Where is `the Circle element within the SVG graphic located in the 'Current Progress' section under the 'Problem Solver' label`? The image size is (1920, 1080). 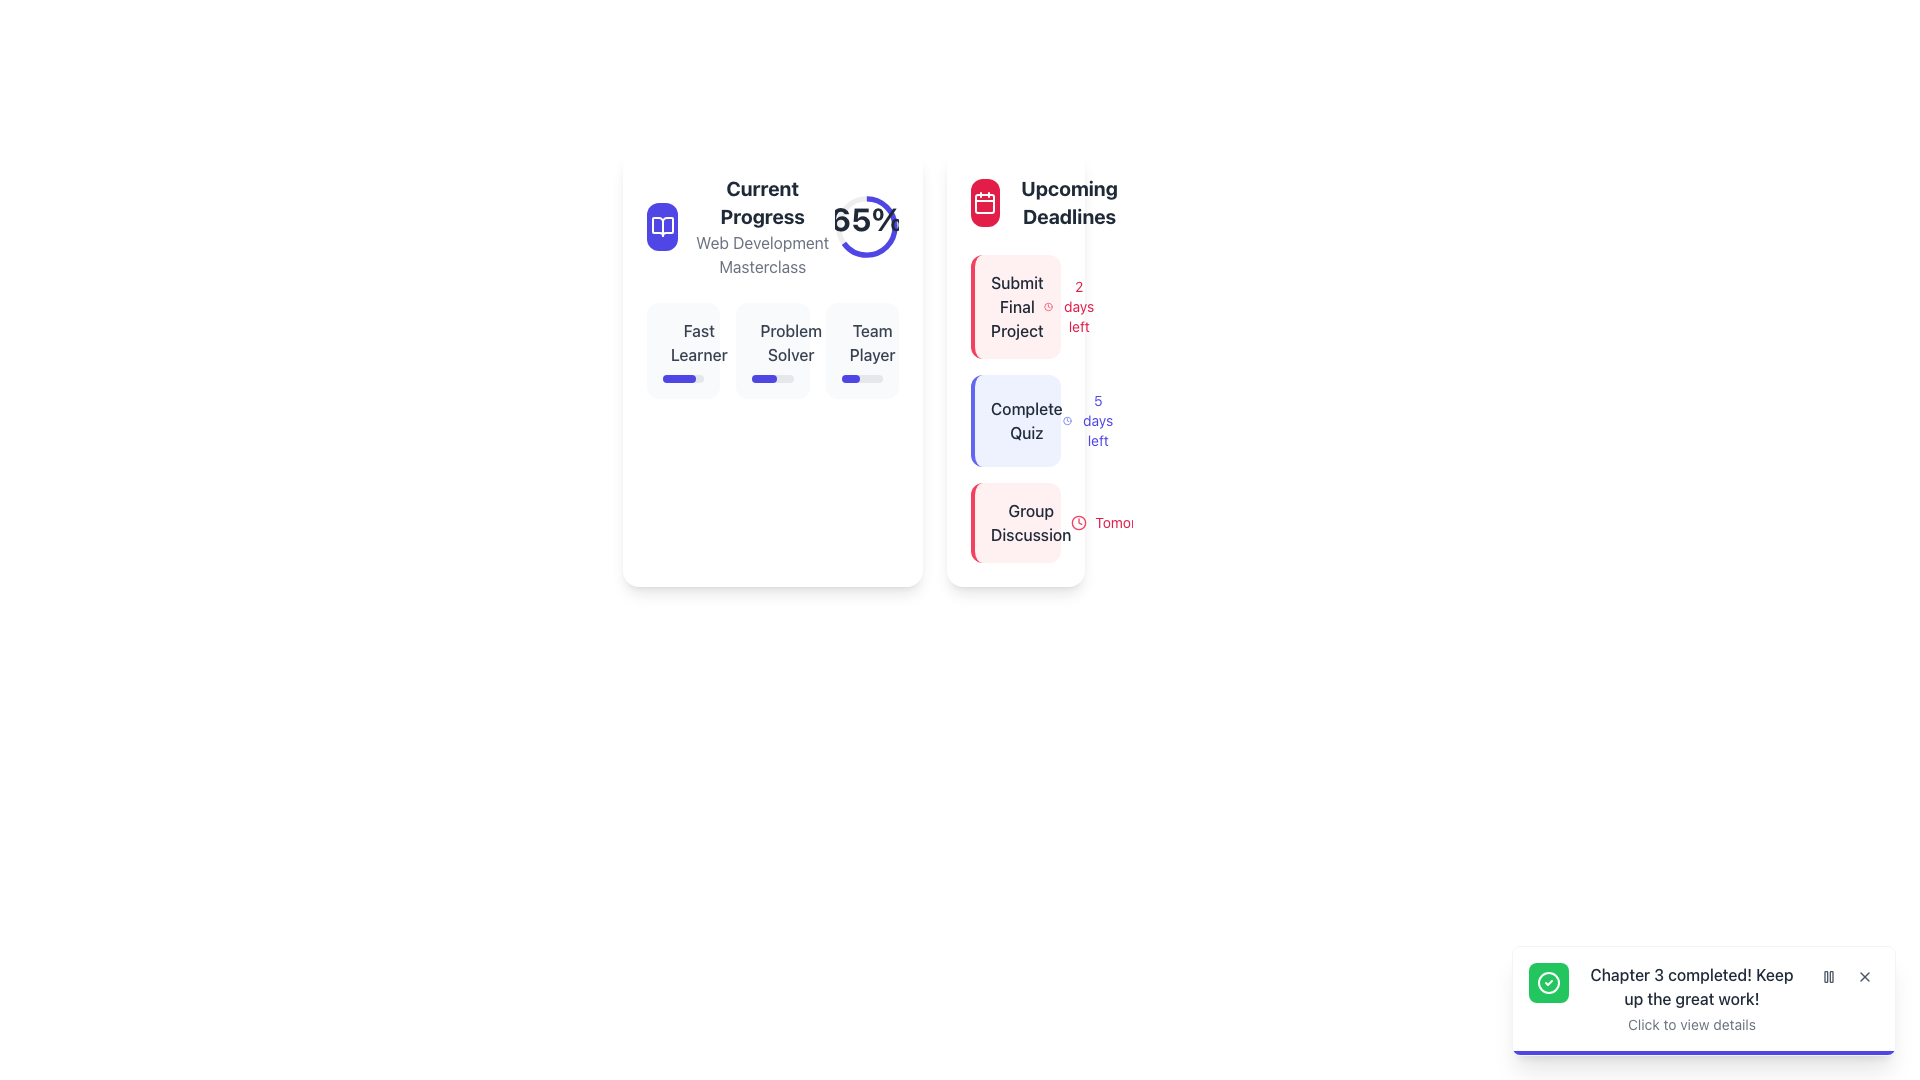 the Circle element within the SVG graphic located in the 'Current Progress' section under the 'Problem Solver' label is located at coordinates (763, 339).